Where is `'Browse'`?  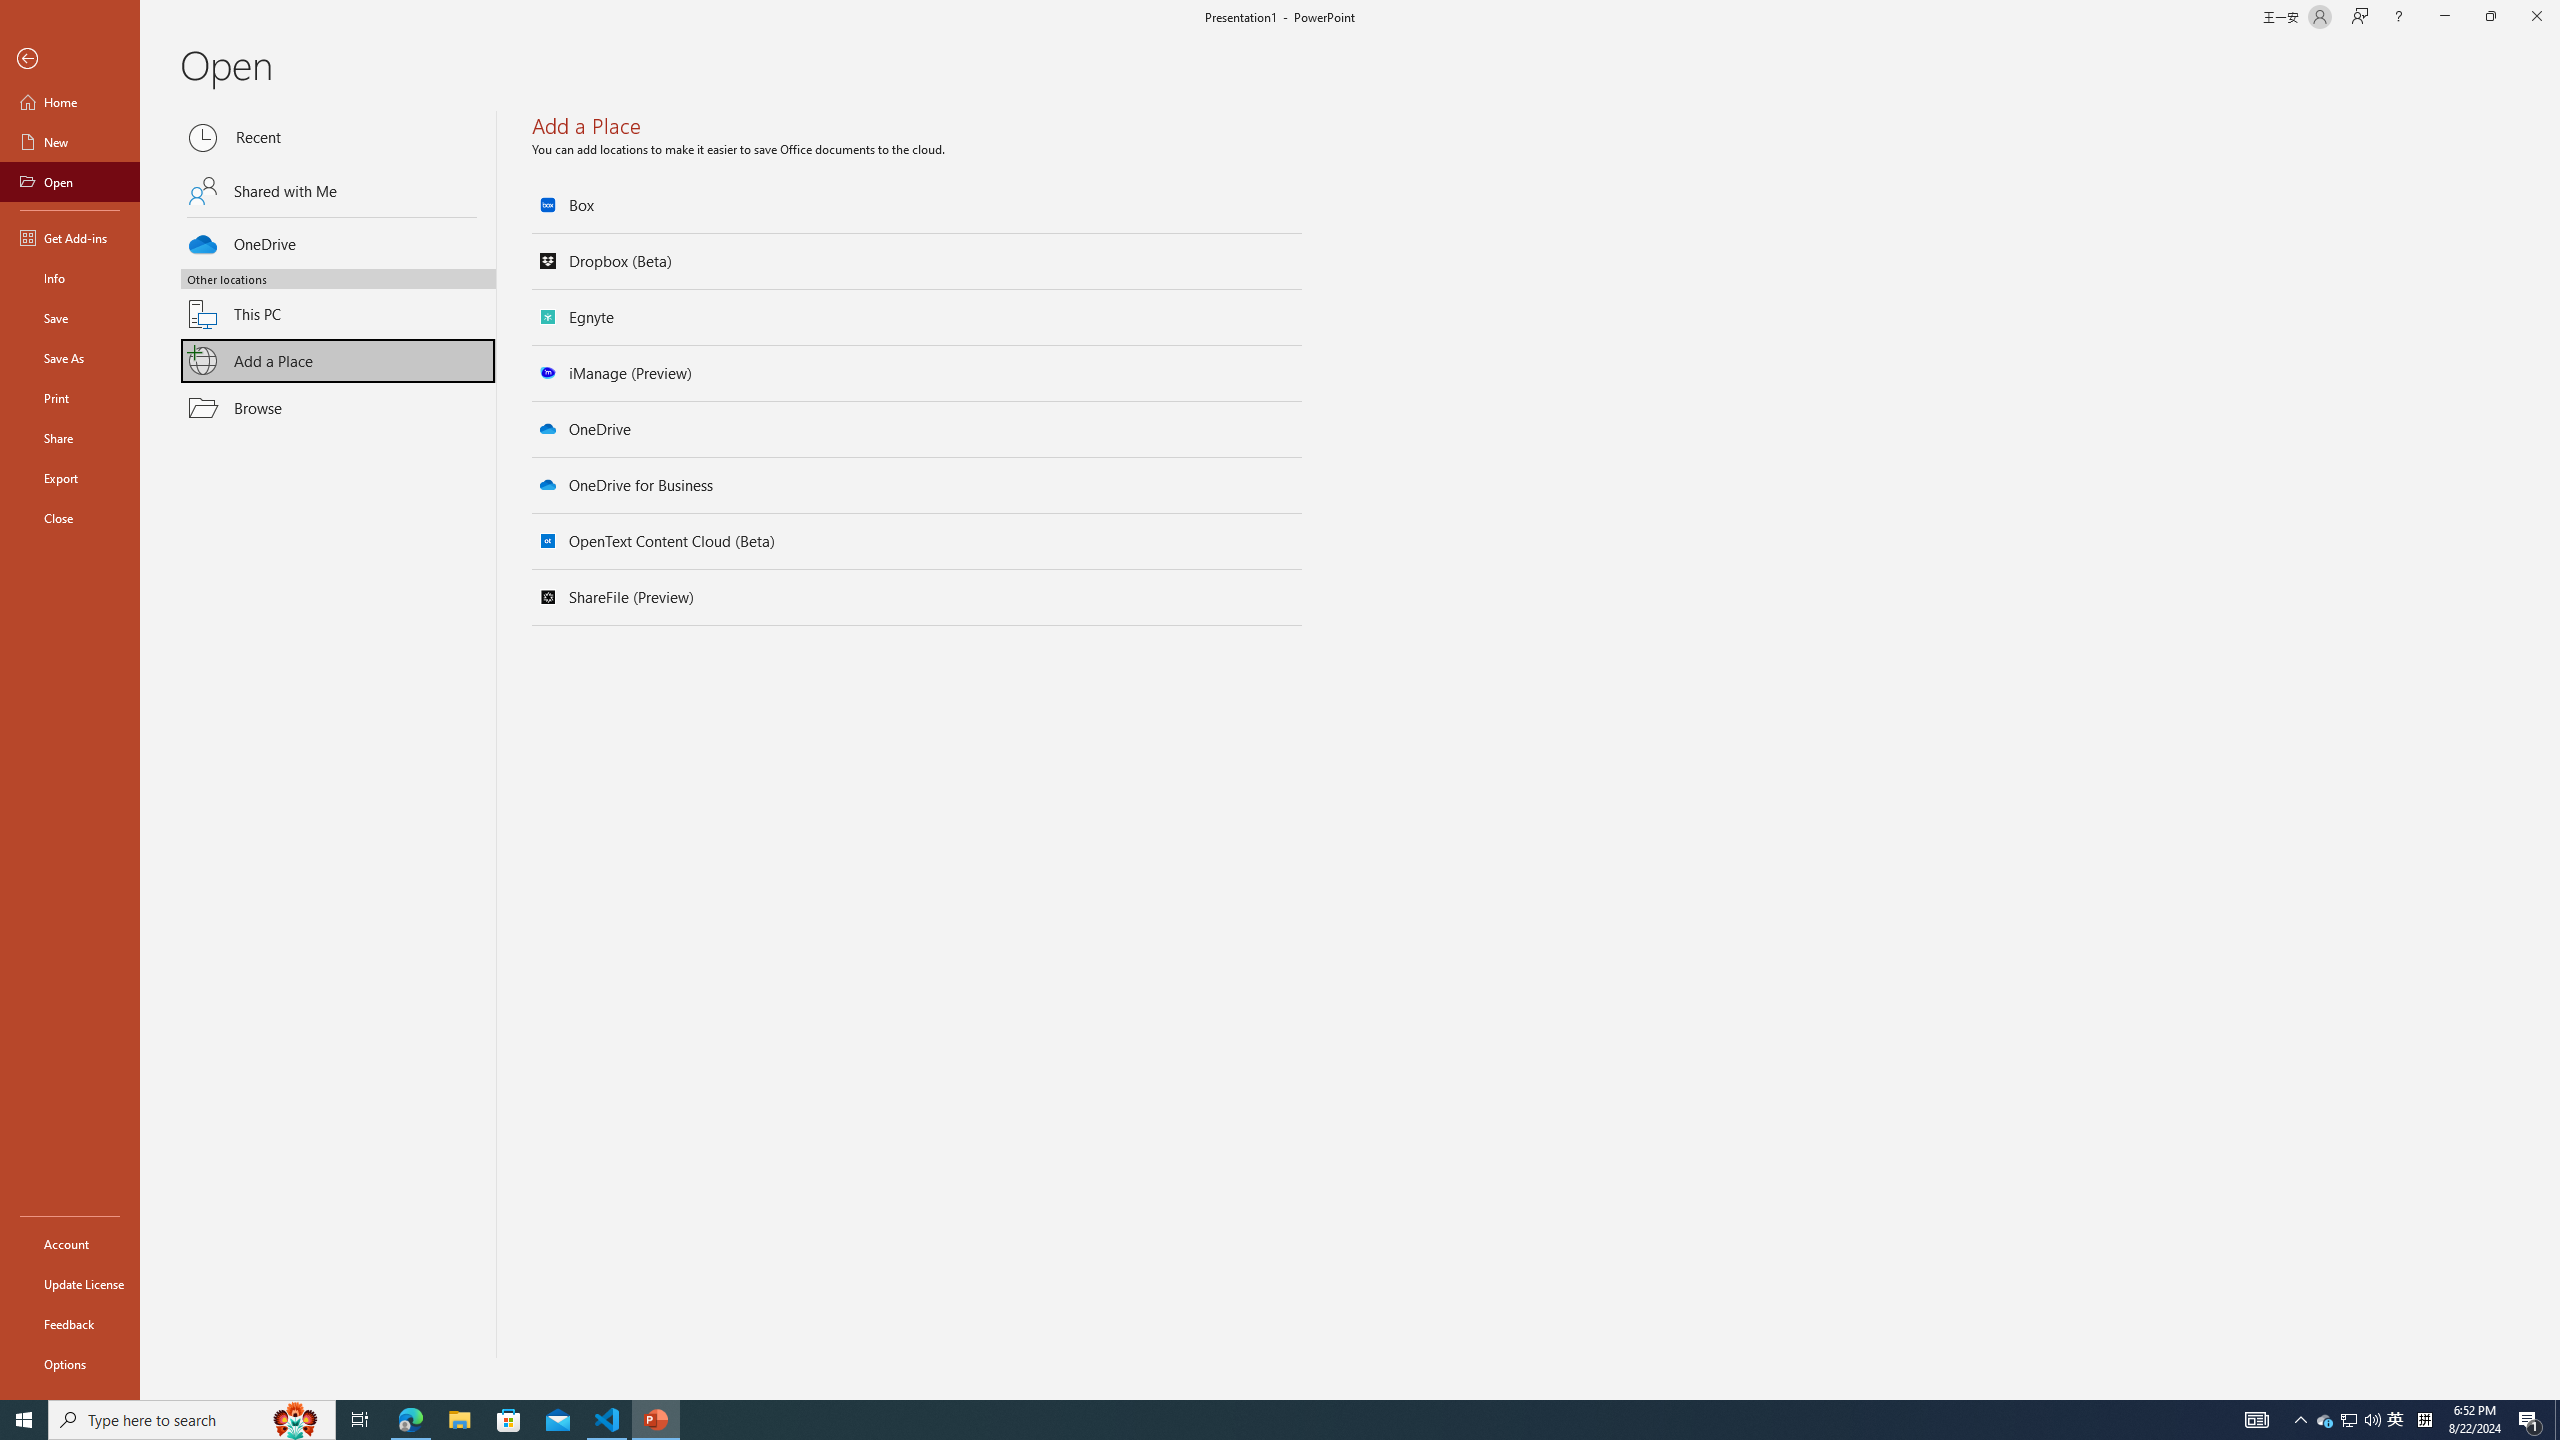 'Browse' is located at coordinates (338, 407).